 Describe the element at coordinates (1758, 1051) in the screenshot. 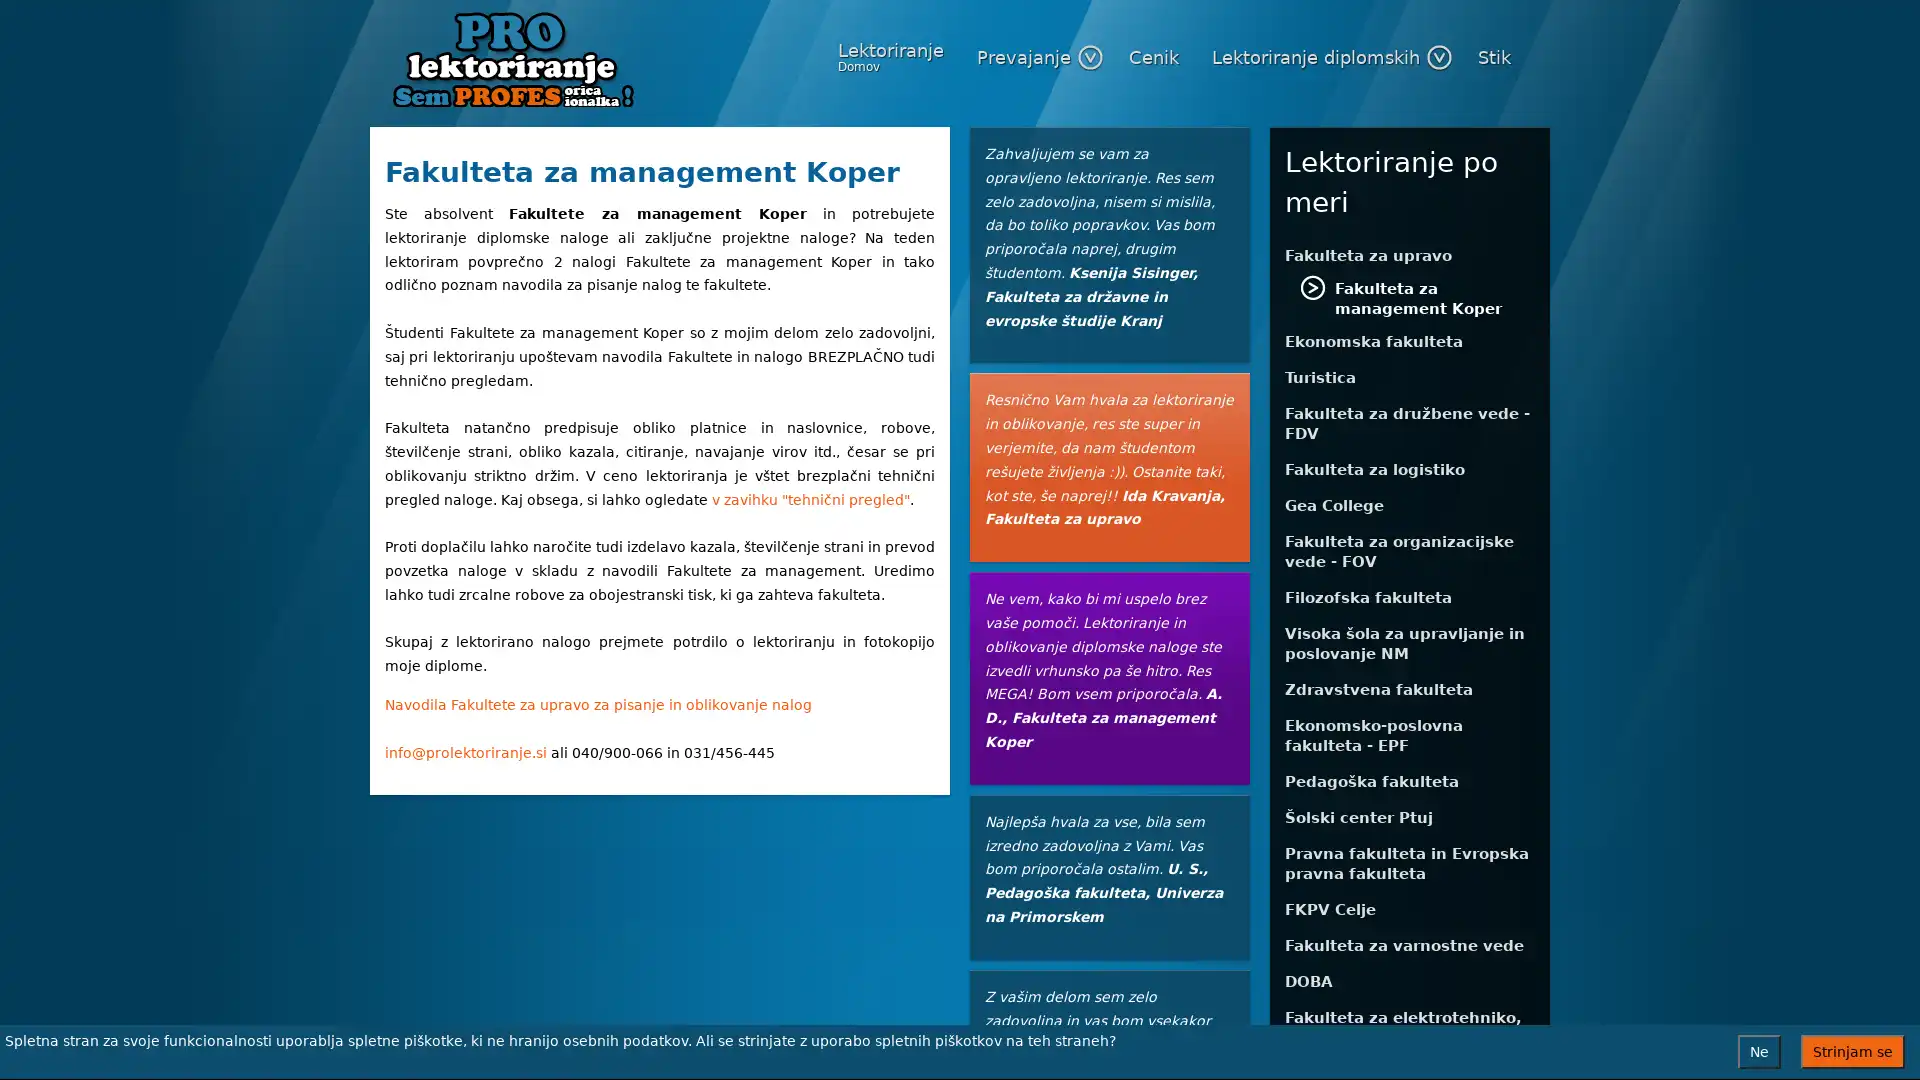

I see `Ne` at that location.